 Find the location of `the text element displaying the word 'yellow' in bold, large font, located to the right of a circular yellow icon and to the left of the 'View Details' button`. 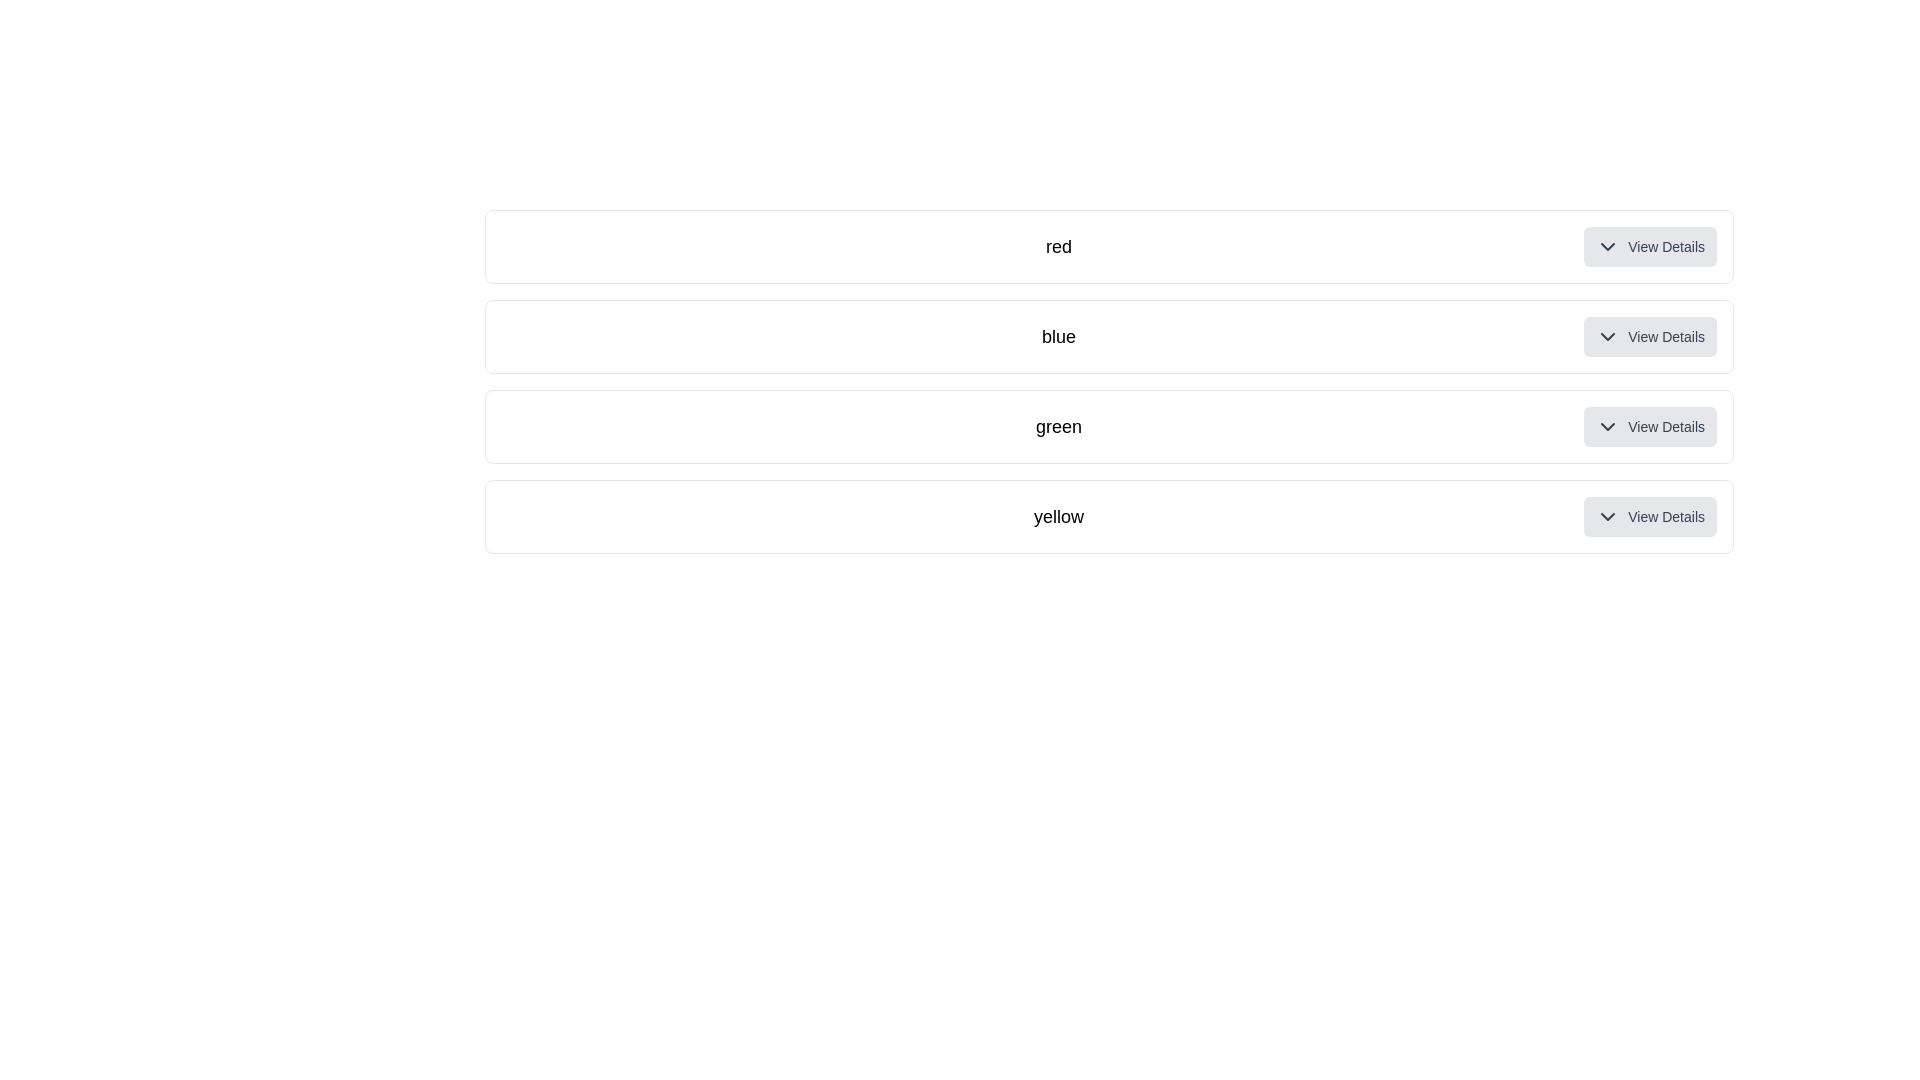

the text element displaying the word 'yellow' in bold, large font, located to the right of a circular yellow icon and to the left of the 'View Details' button is located at coordinates (1058, 515).